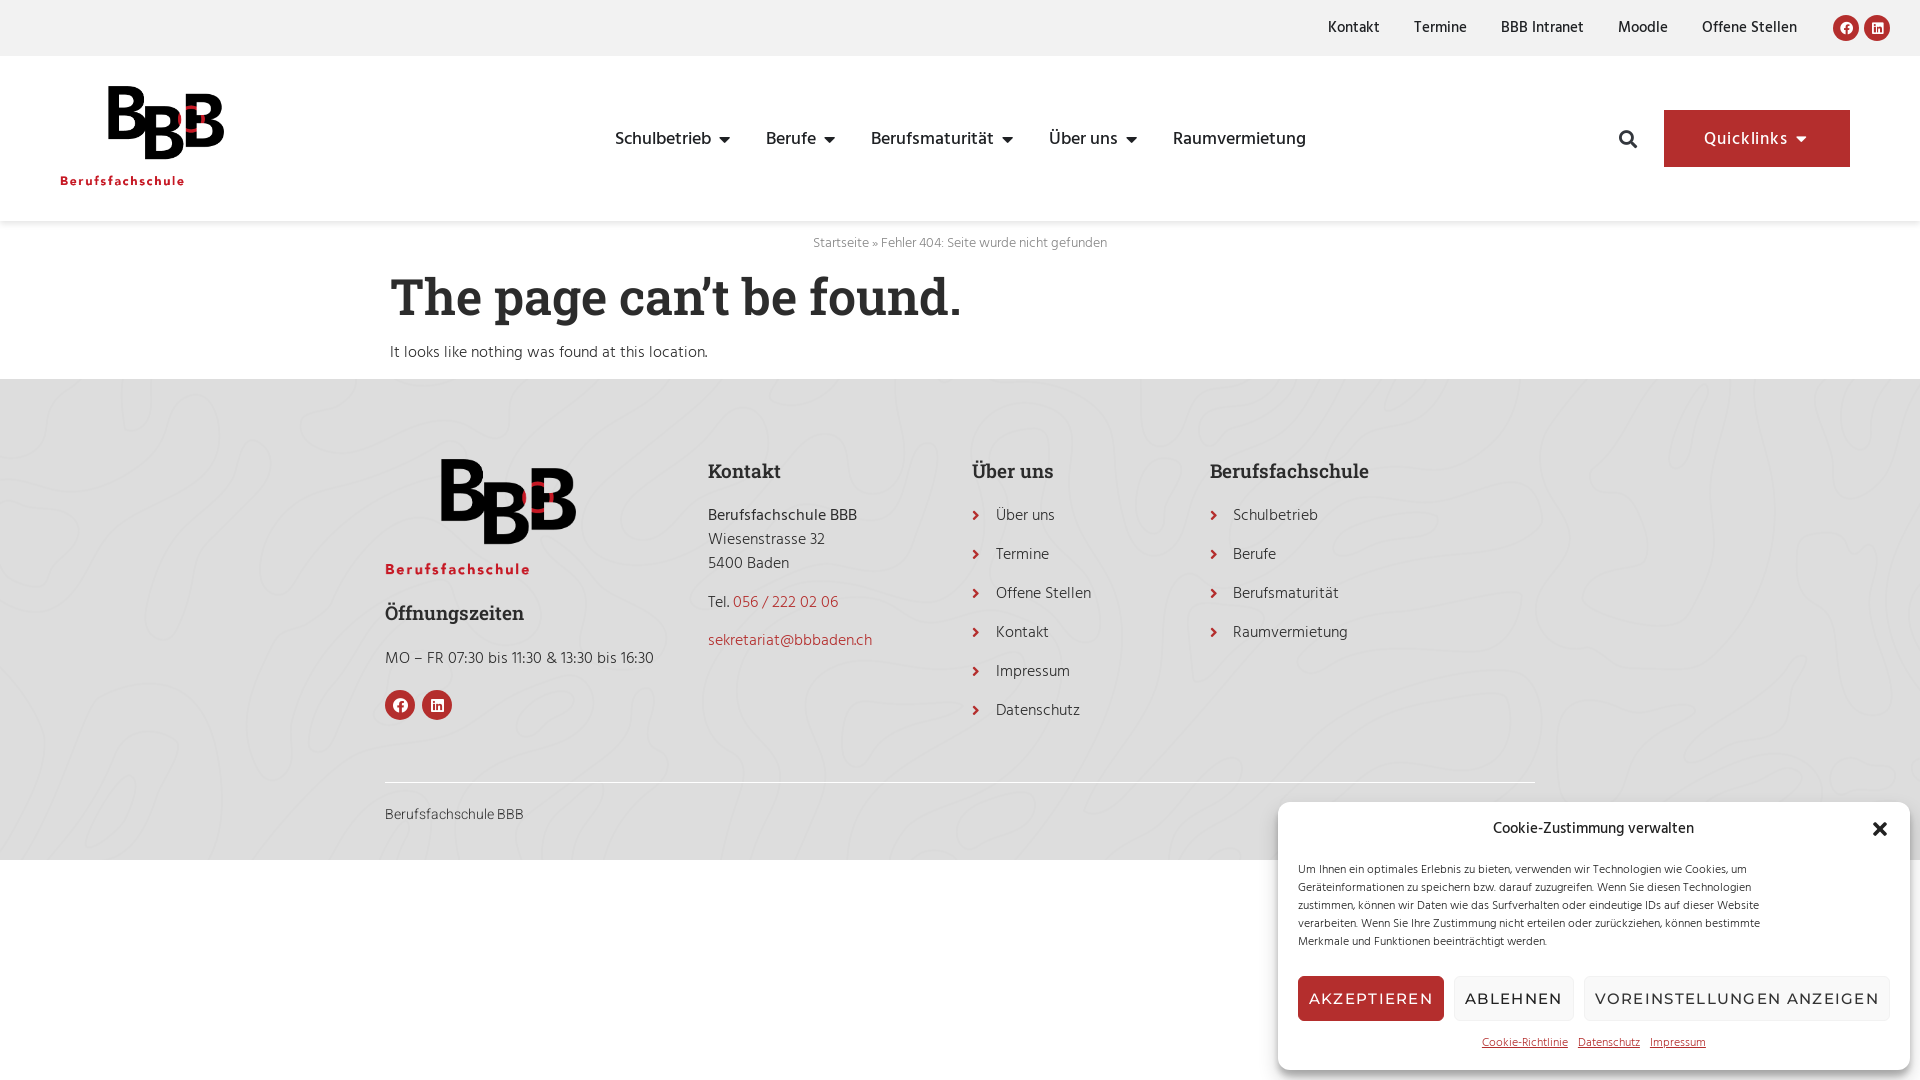 Image resolution: width=1920 pixels, height=1080 pixels. Describe the element at coordinates (1608, 1041) in the screenshot. I see `'Datenschutz'` at that location.